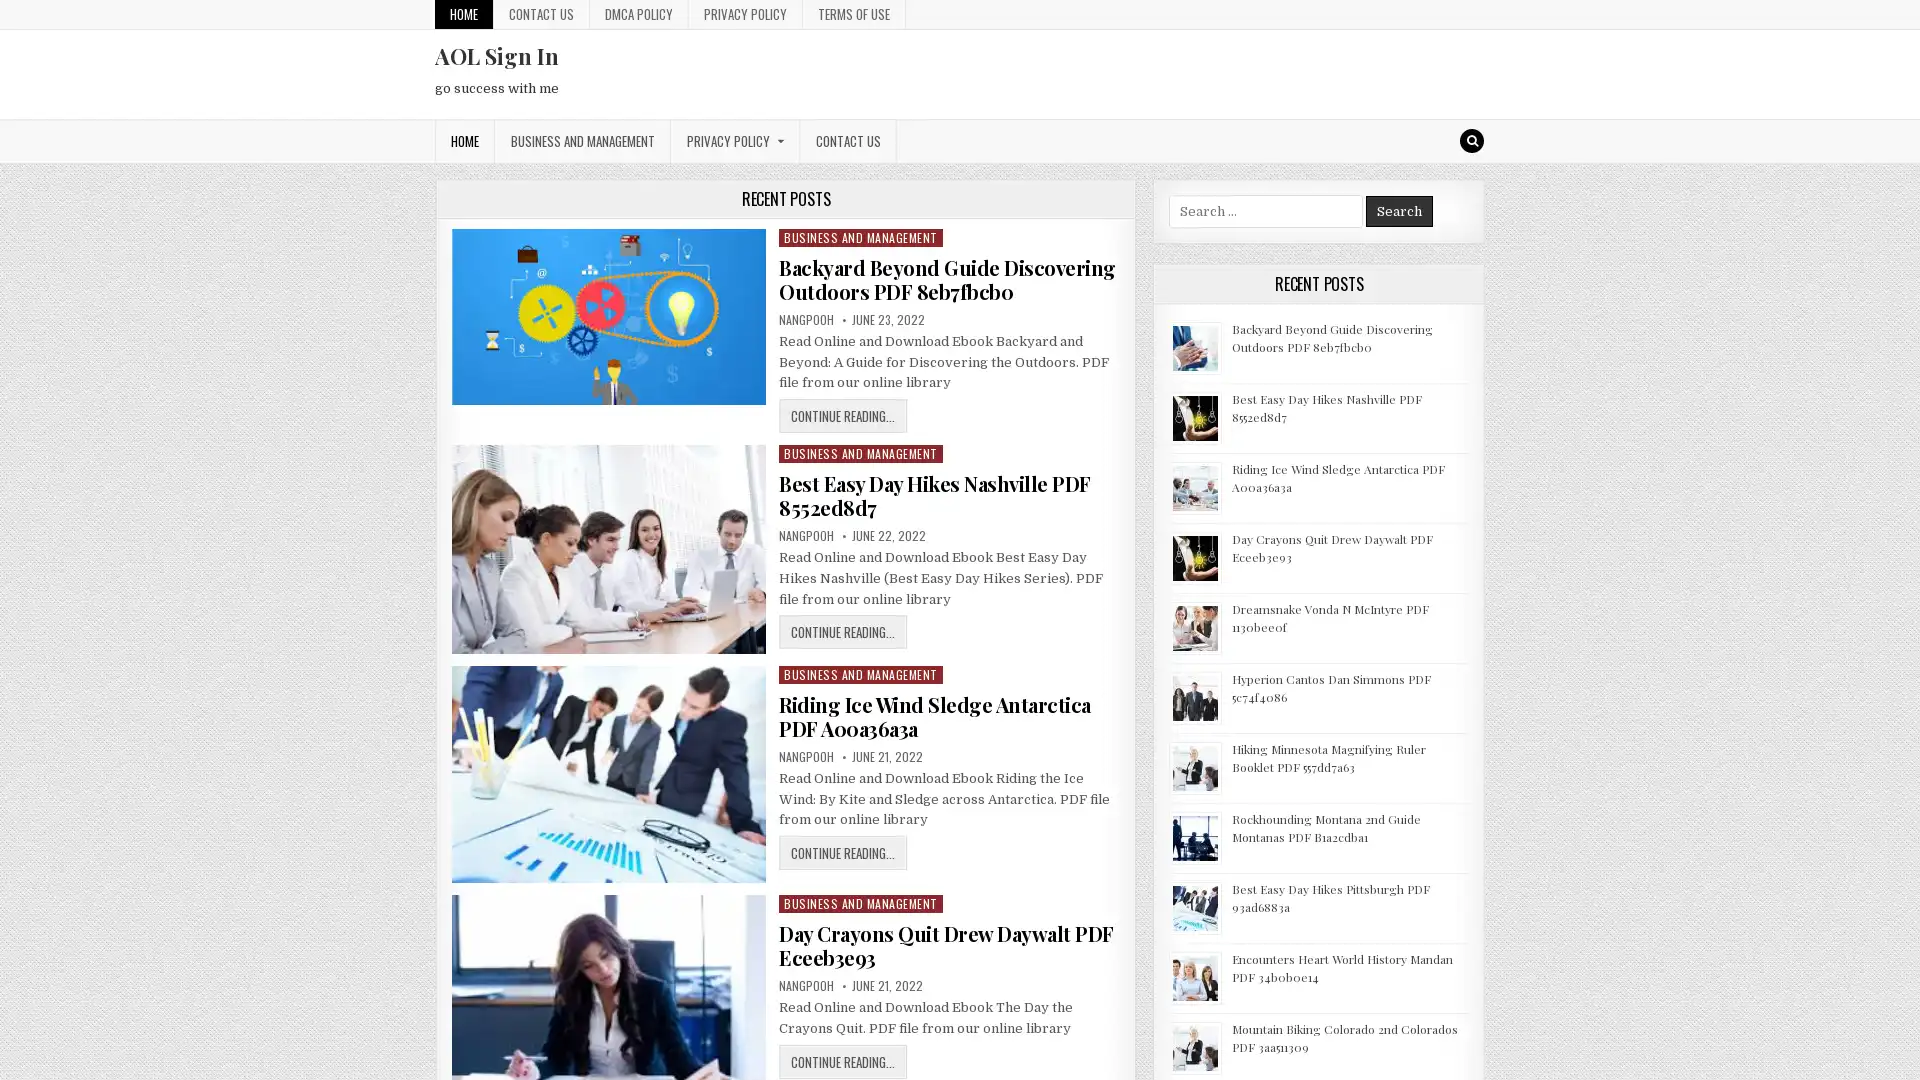  Describe the element at coordinates (1398, 211) in the screenshot. I see `Search` at that location.